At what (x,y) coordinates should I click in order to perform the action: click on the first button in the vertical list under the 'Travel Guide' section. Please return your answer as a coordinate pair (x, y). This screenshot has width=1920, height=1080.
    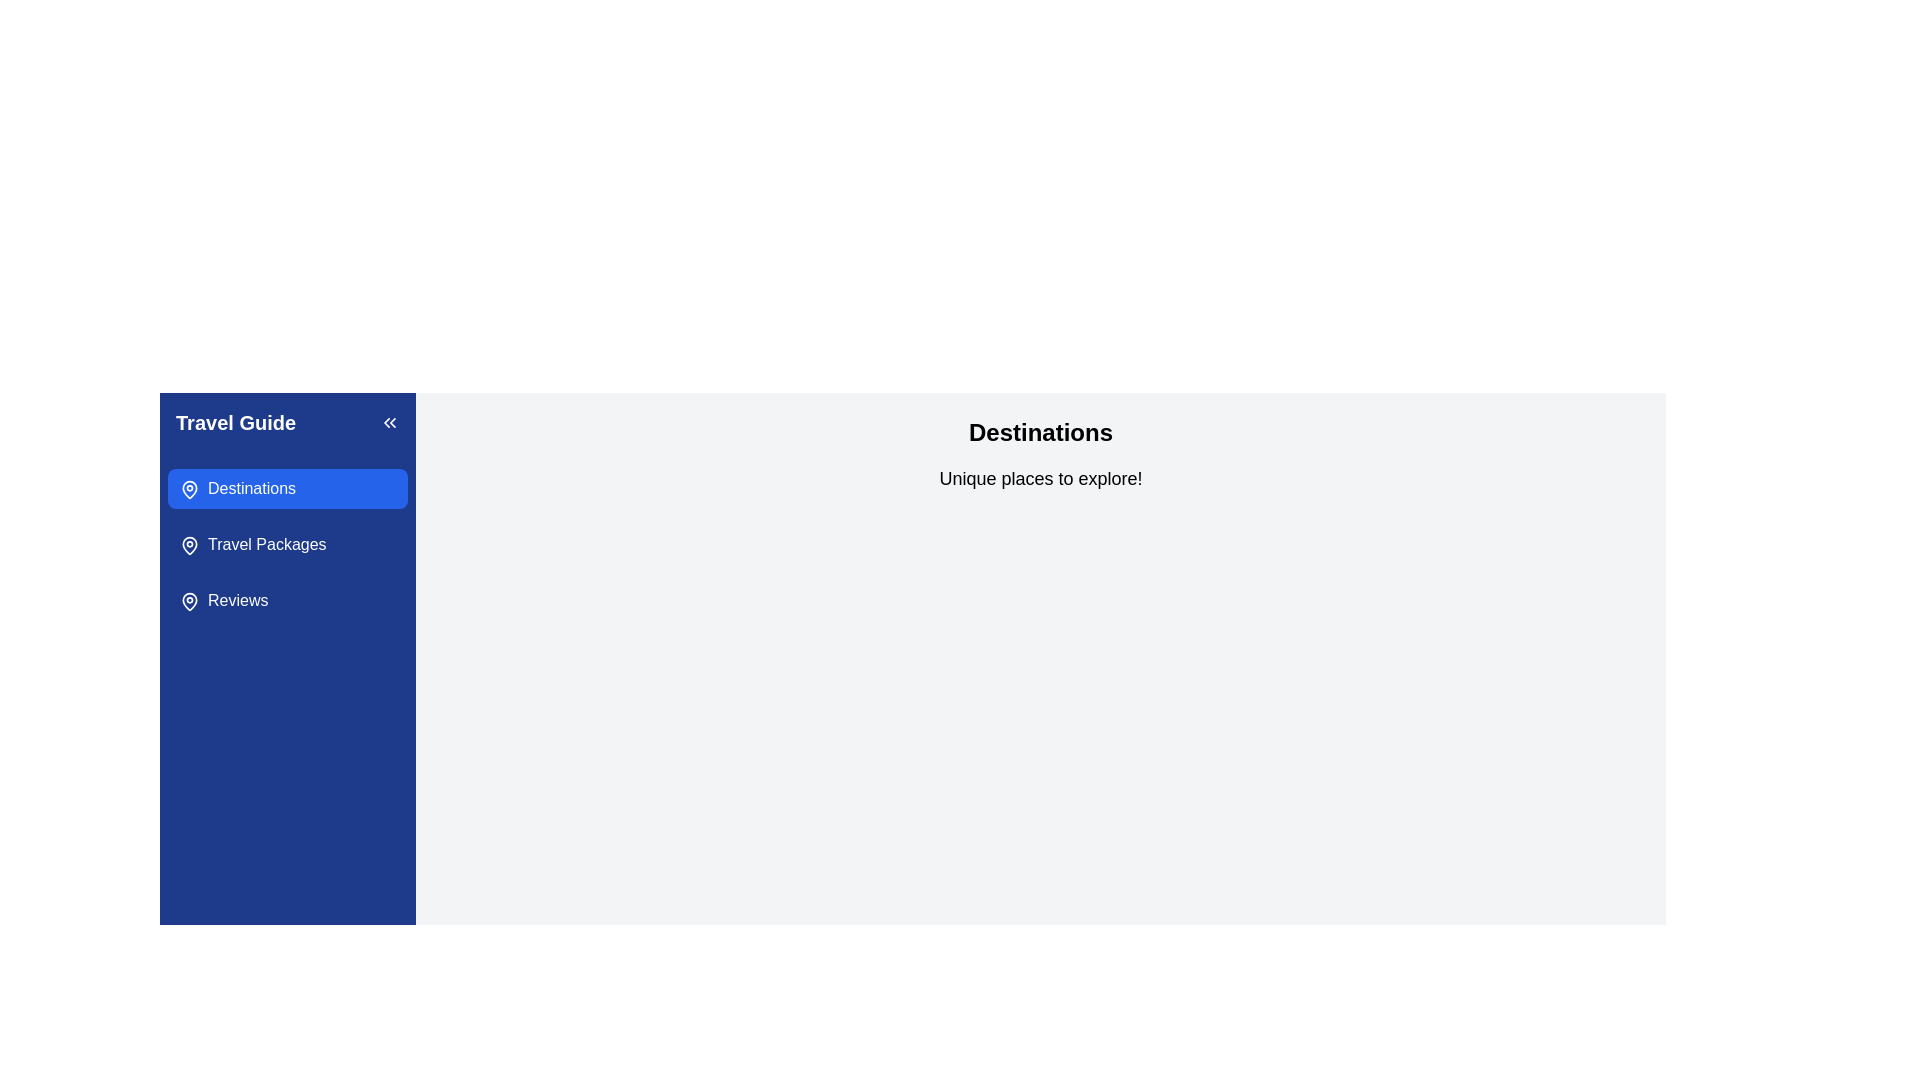
    Looking at the image, I should click on (287, 489).